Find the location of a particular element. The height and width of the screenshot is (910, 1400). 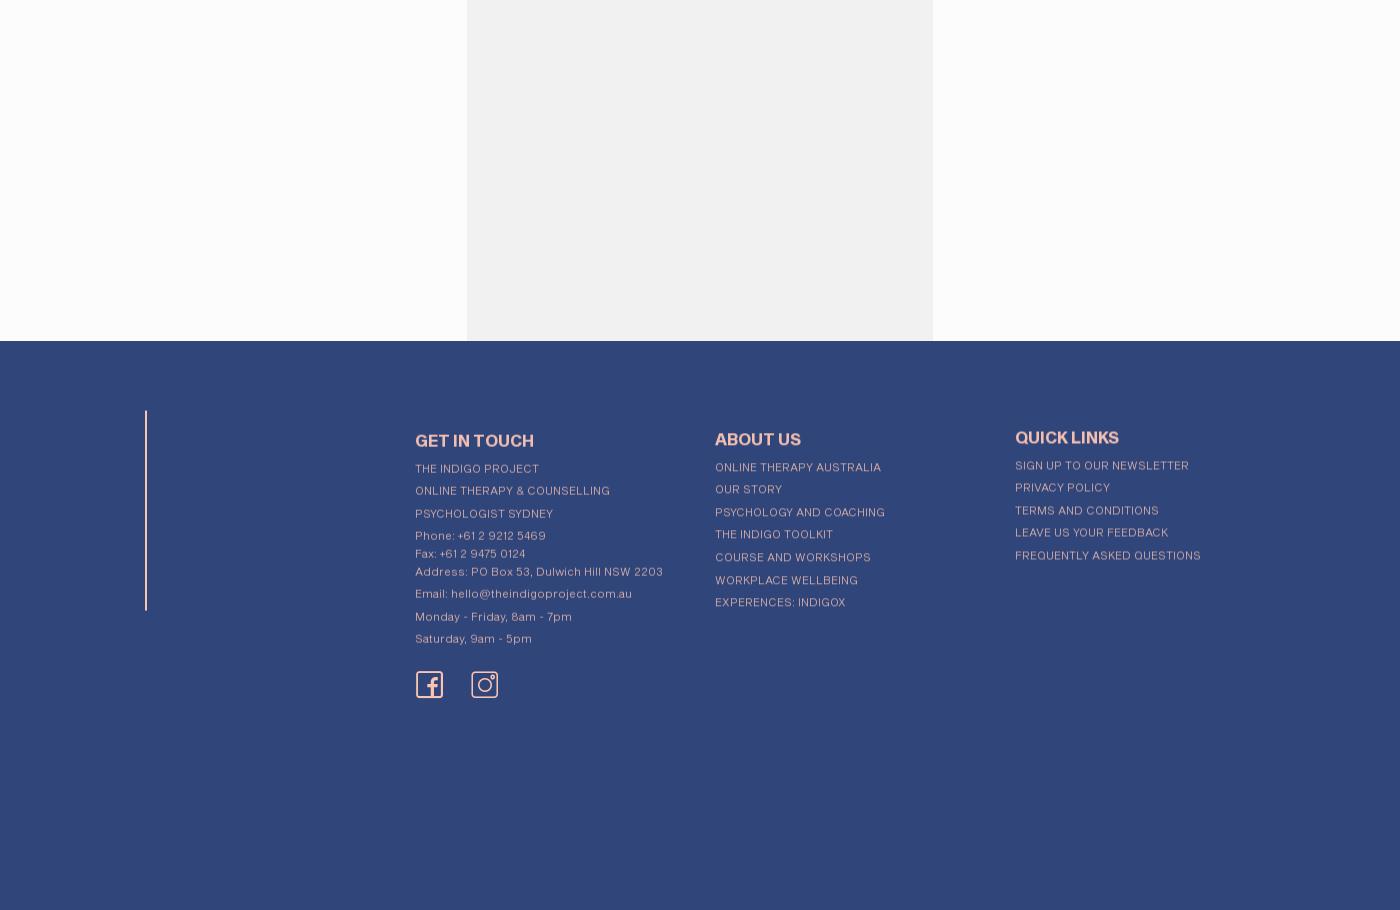

'Our Story' is located at coordinates (748, 481).